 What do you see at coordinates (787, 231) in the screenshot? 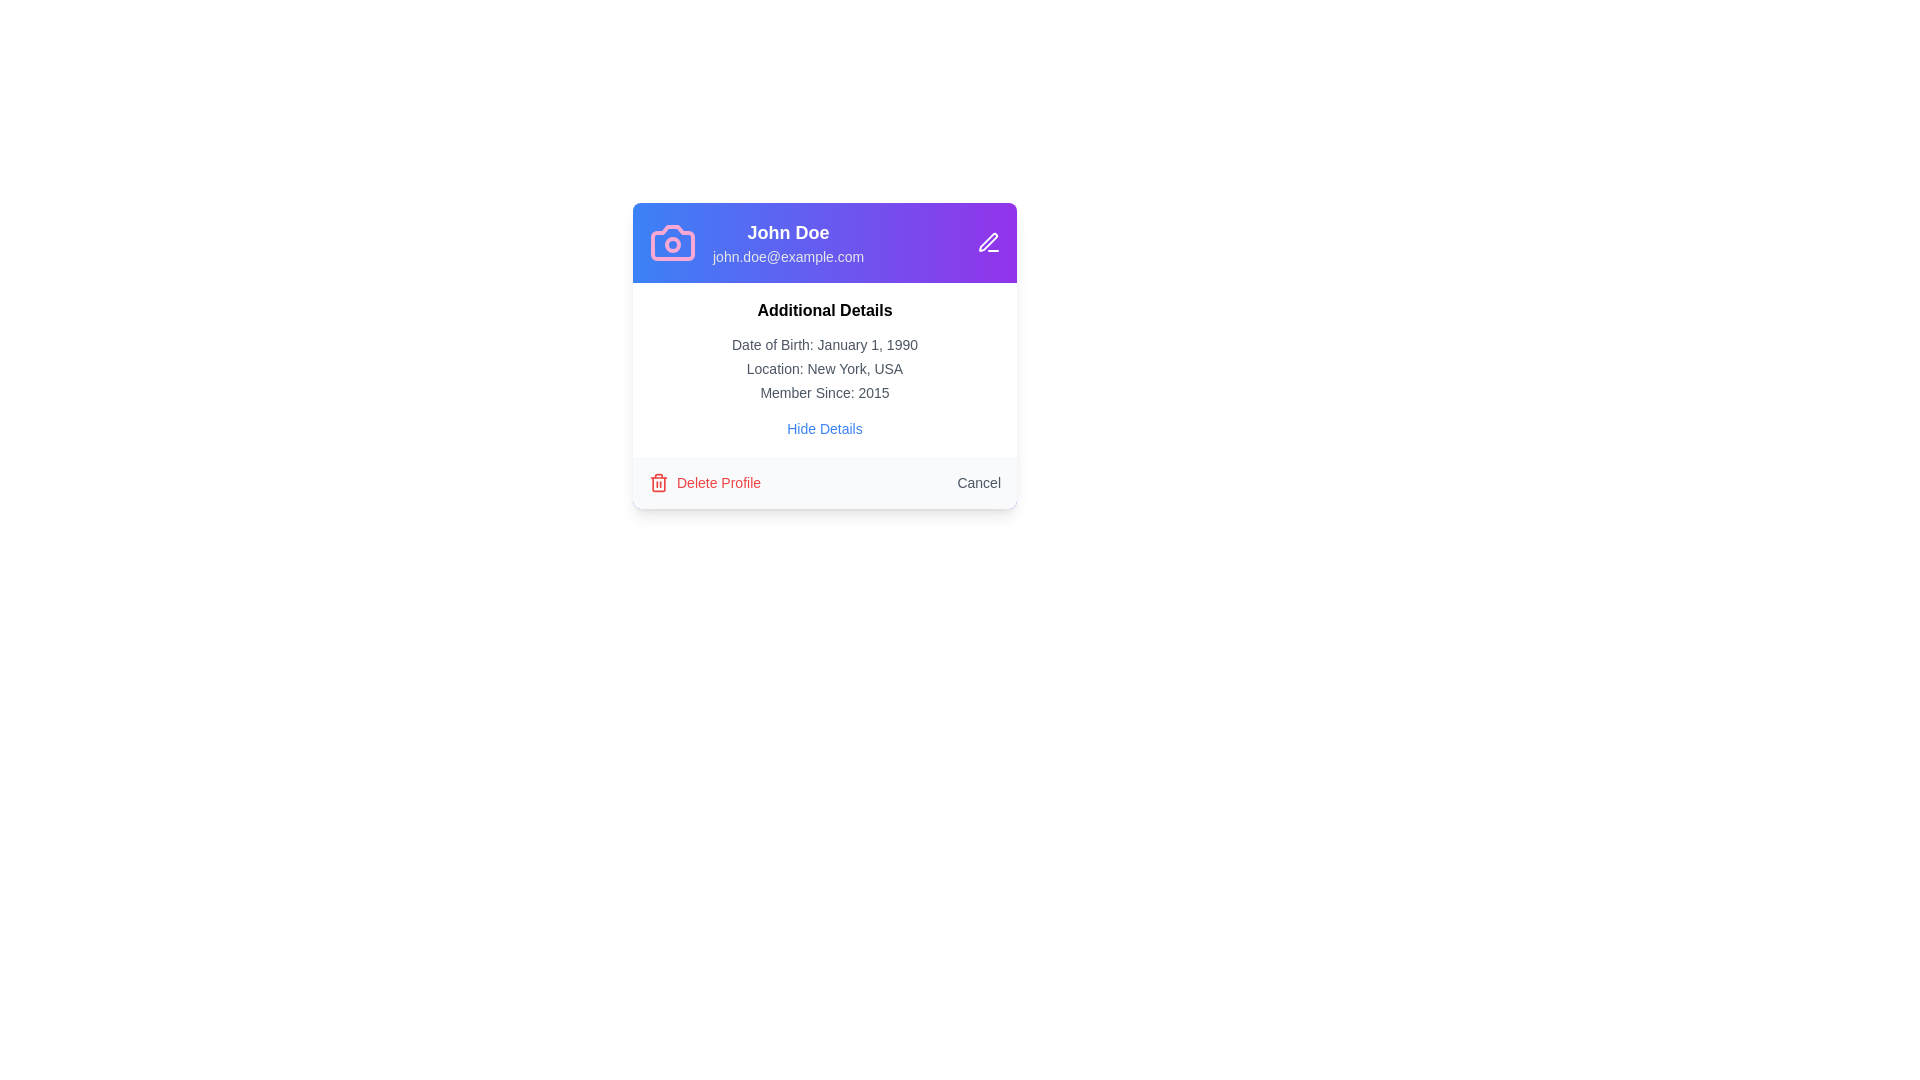
I see `text displayed as the user's name in the upper section of the user profile card, which is aligned with the profile image and above the email address` at bounding box center [787, 231].